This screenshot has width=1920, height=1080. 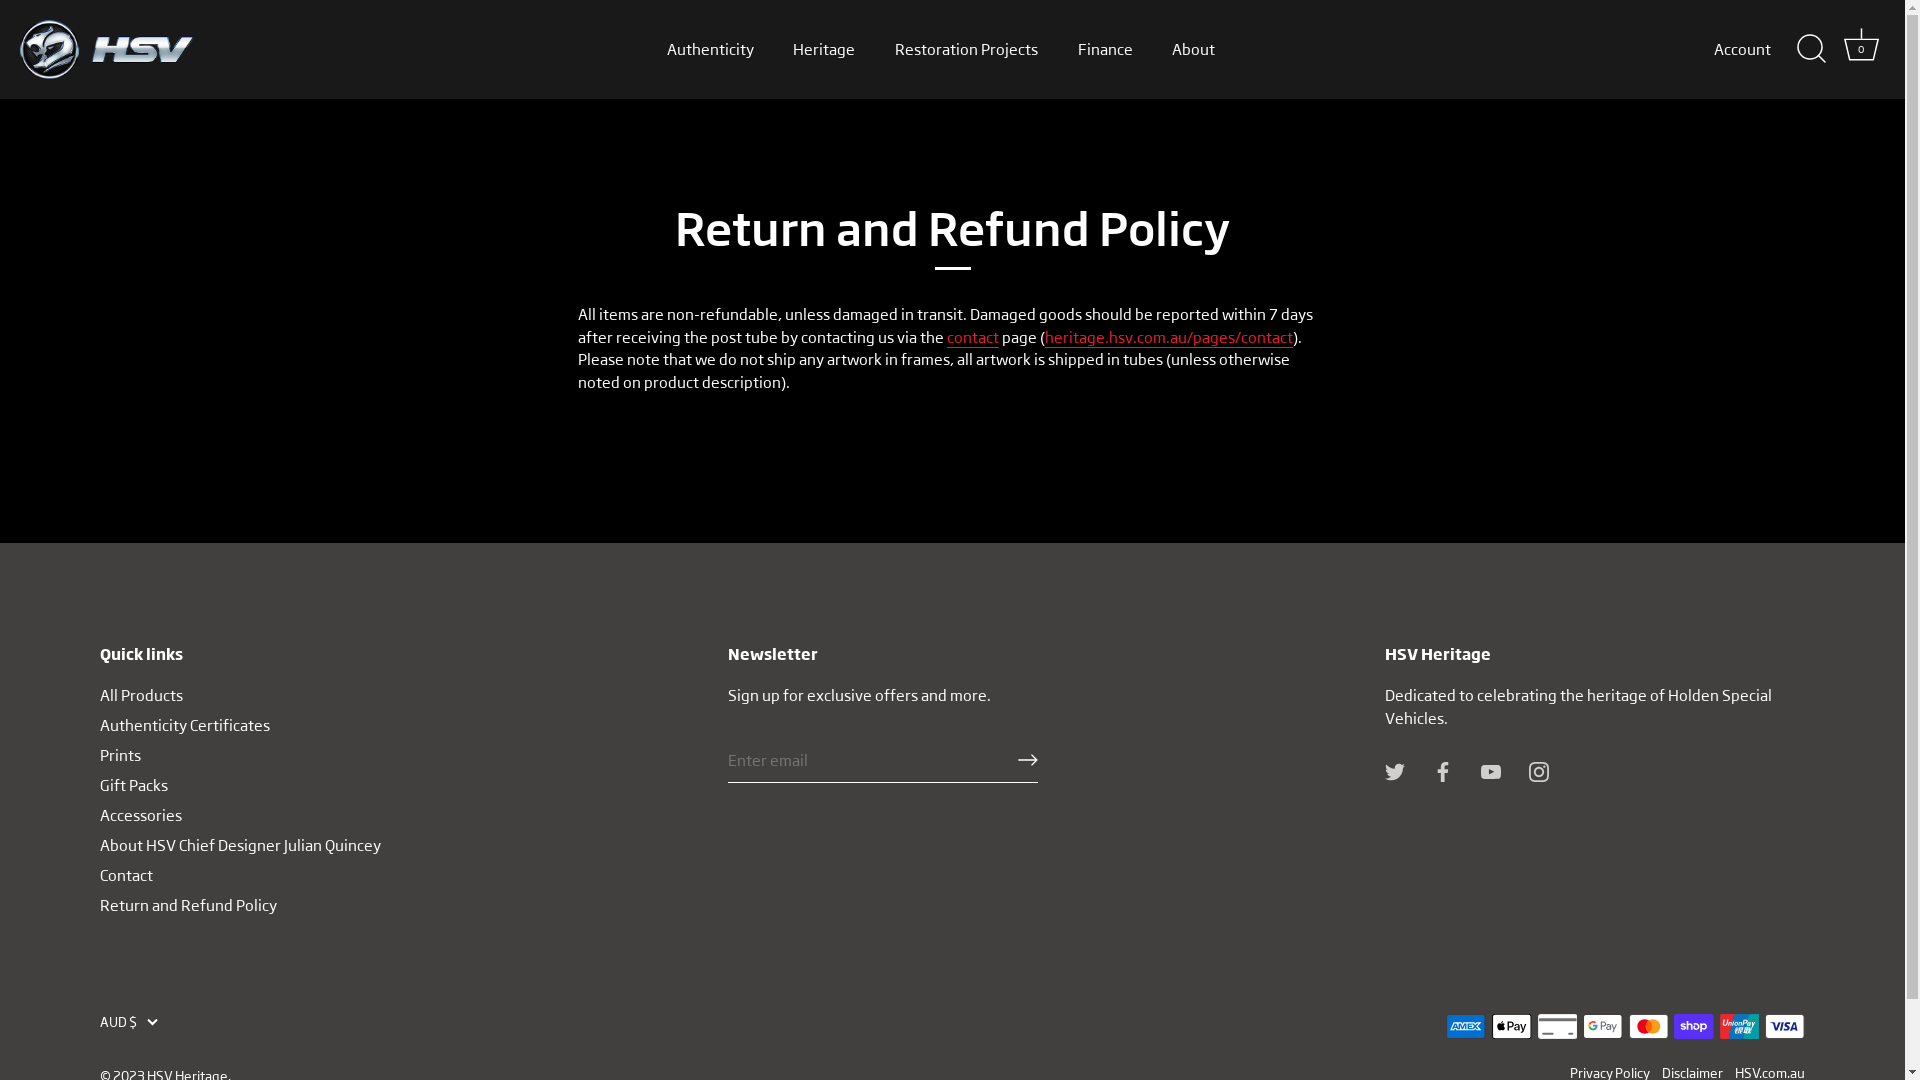 What do you see at coordinates (139, 814) in the screenshot?
I see `'Accessories'` at bounding box center [139, 814].